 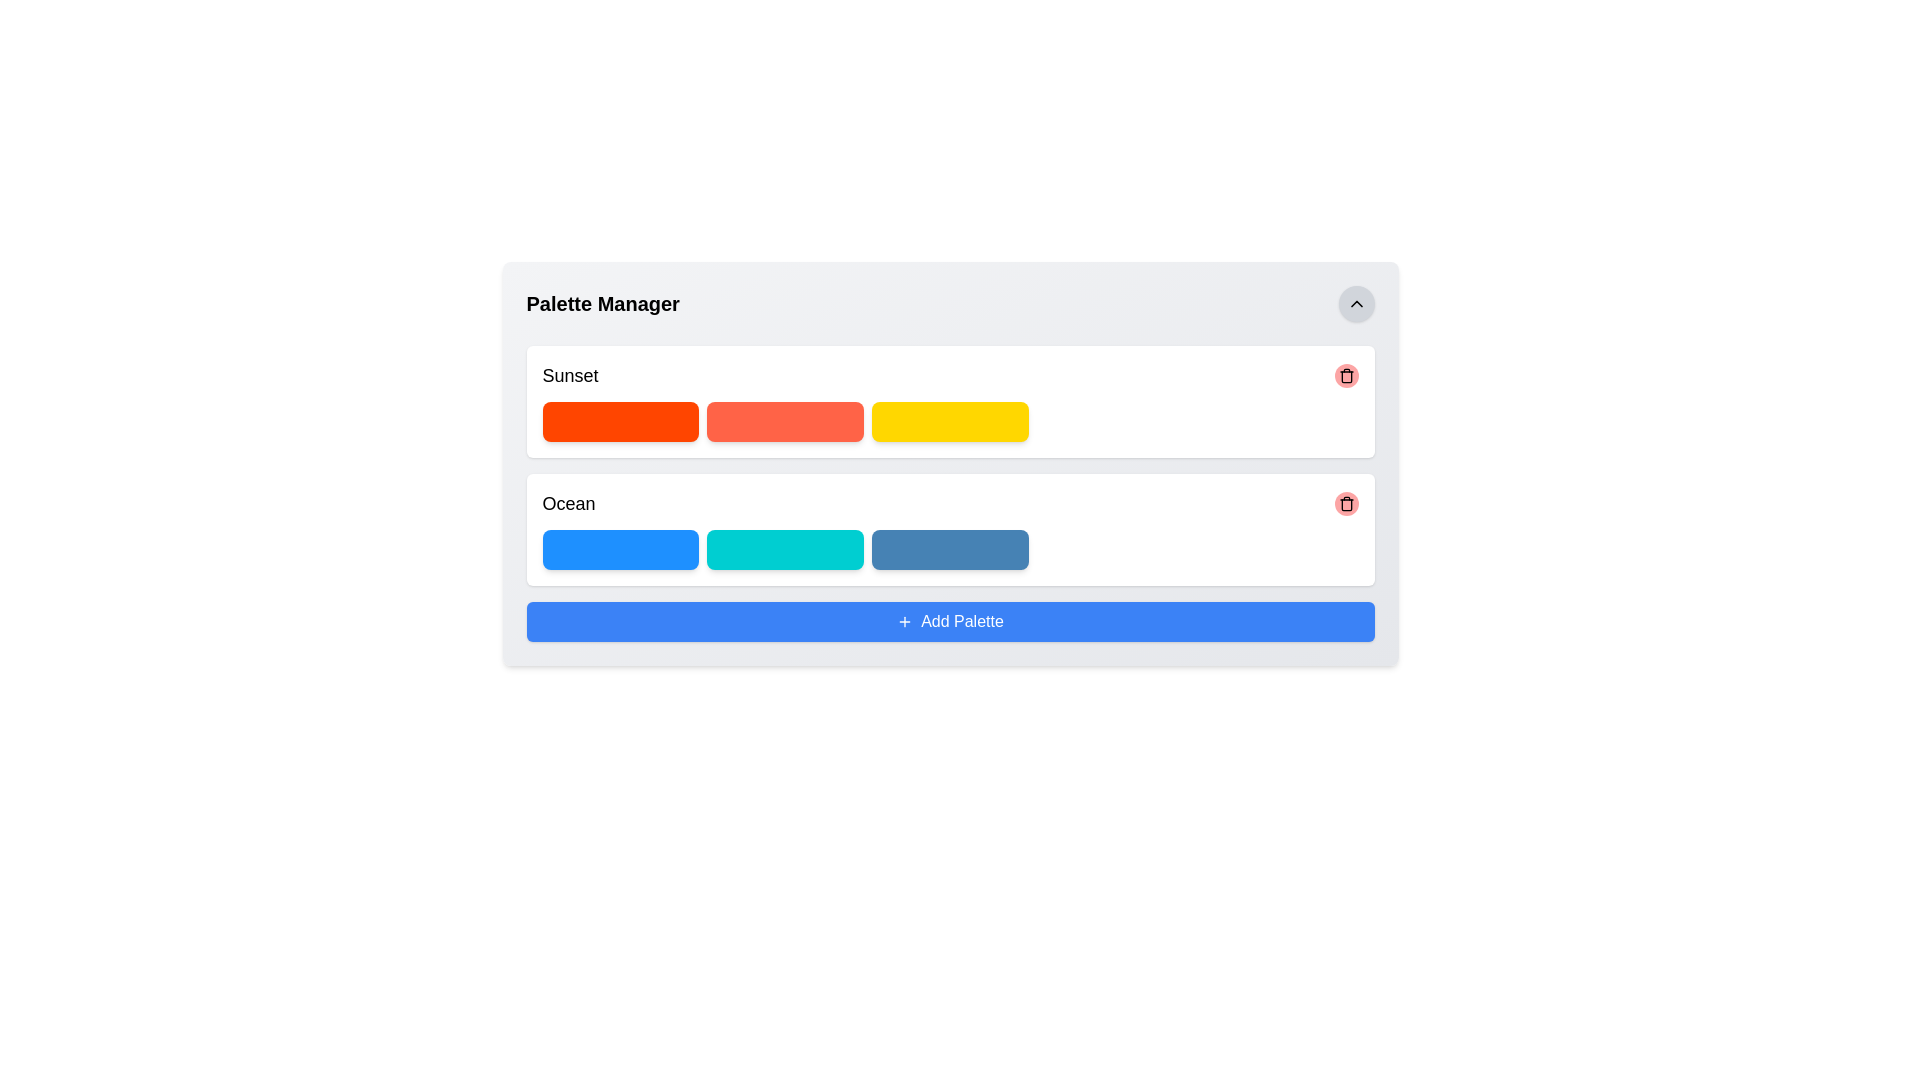 I want to click on the 'Add Palette' button icon, which serves as a visual indicator for adding a new palette, located at the bottom of the interface, so click(x=904, y=620).